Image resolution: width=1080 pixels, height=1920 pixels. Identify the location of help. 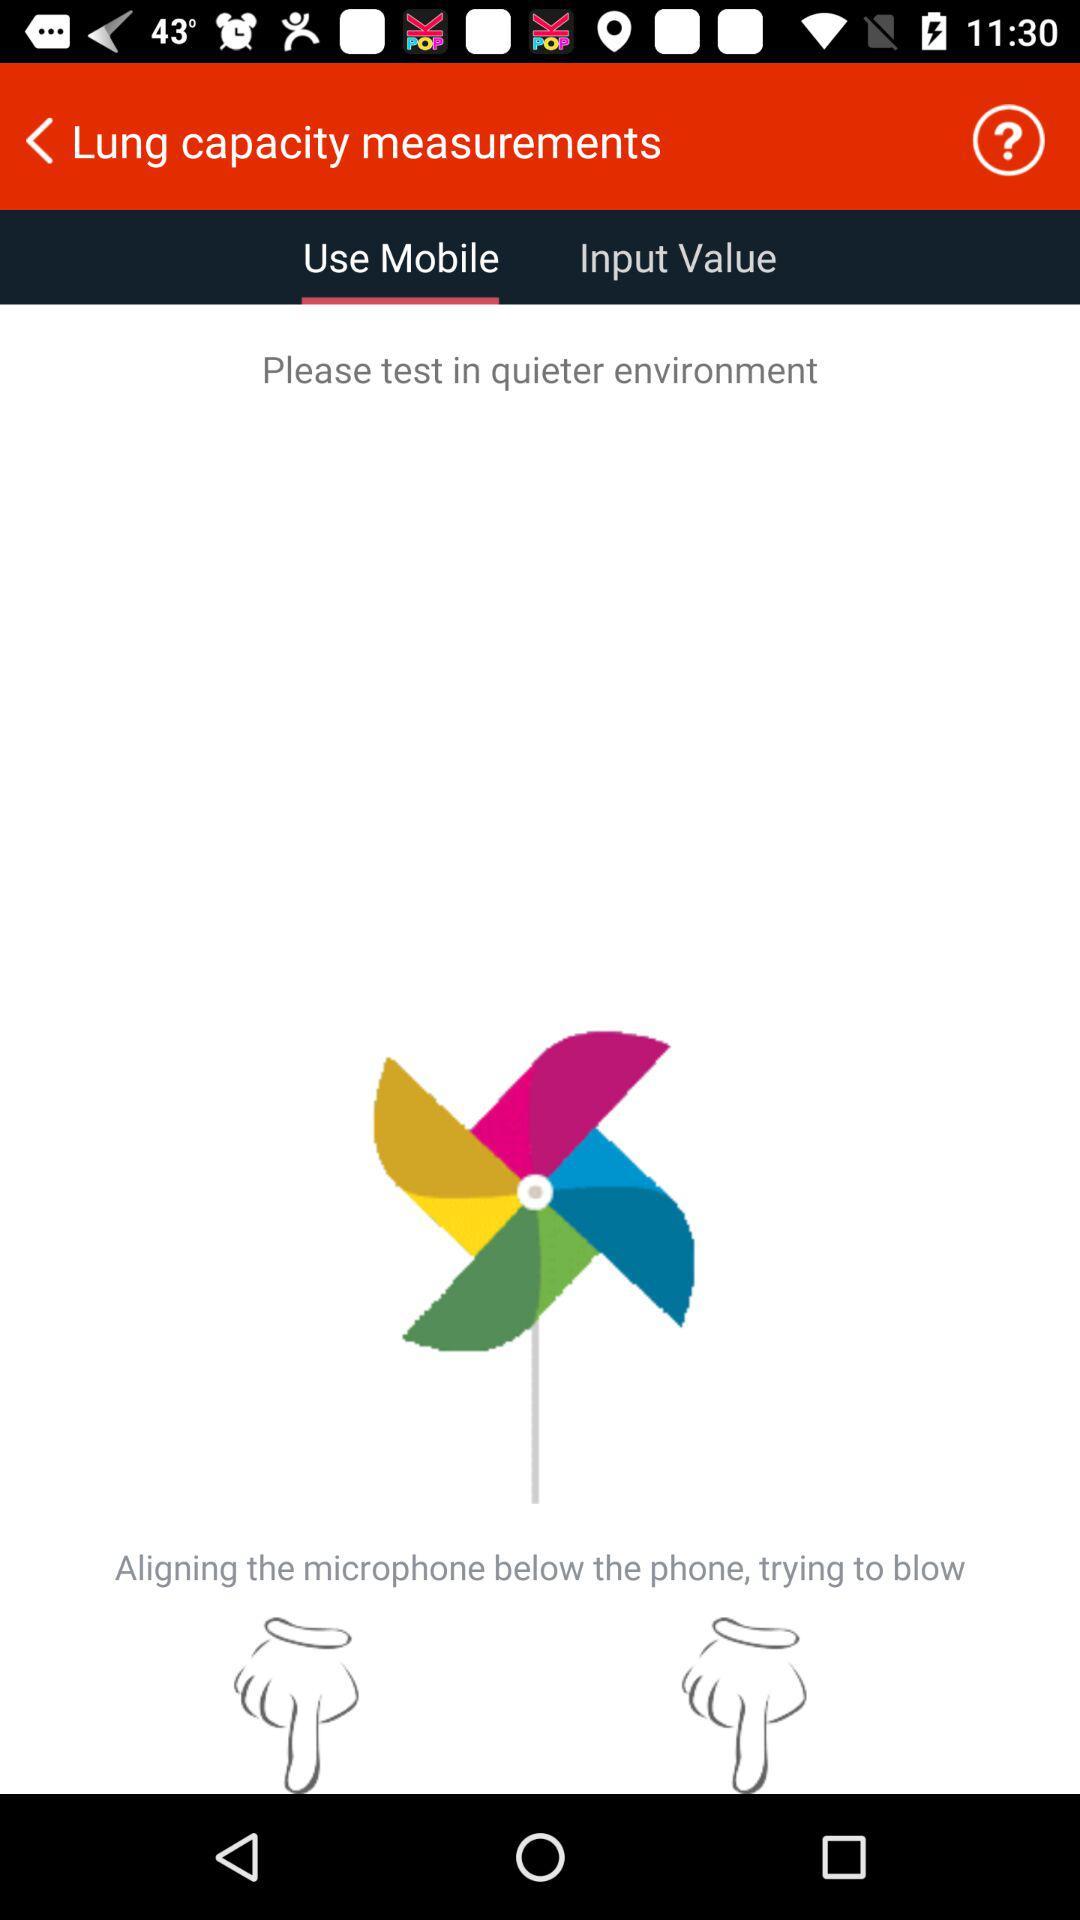
(1008, 139).